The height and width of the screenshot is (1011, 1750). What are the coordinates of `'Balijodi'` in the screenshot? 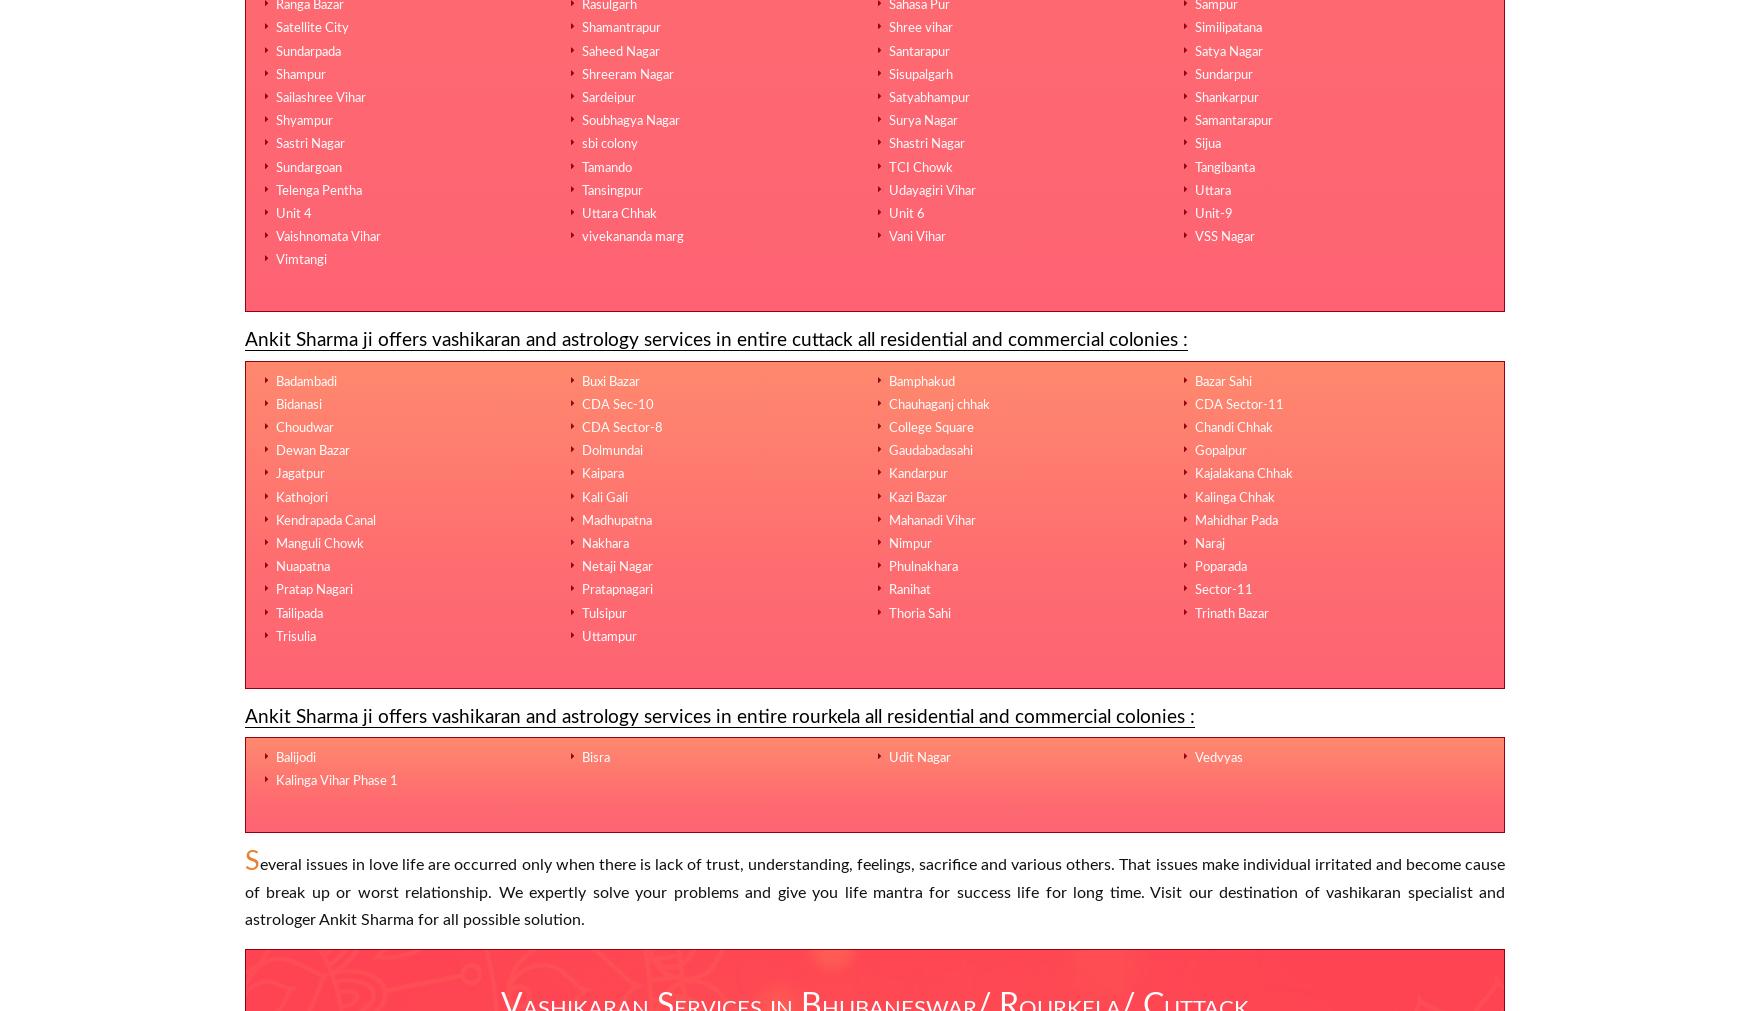 It's located at (294, 757).